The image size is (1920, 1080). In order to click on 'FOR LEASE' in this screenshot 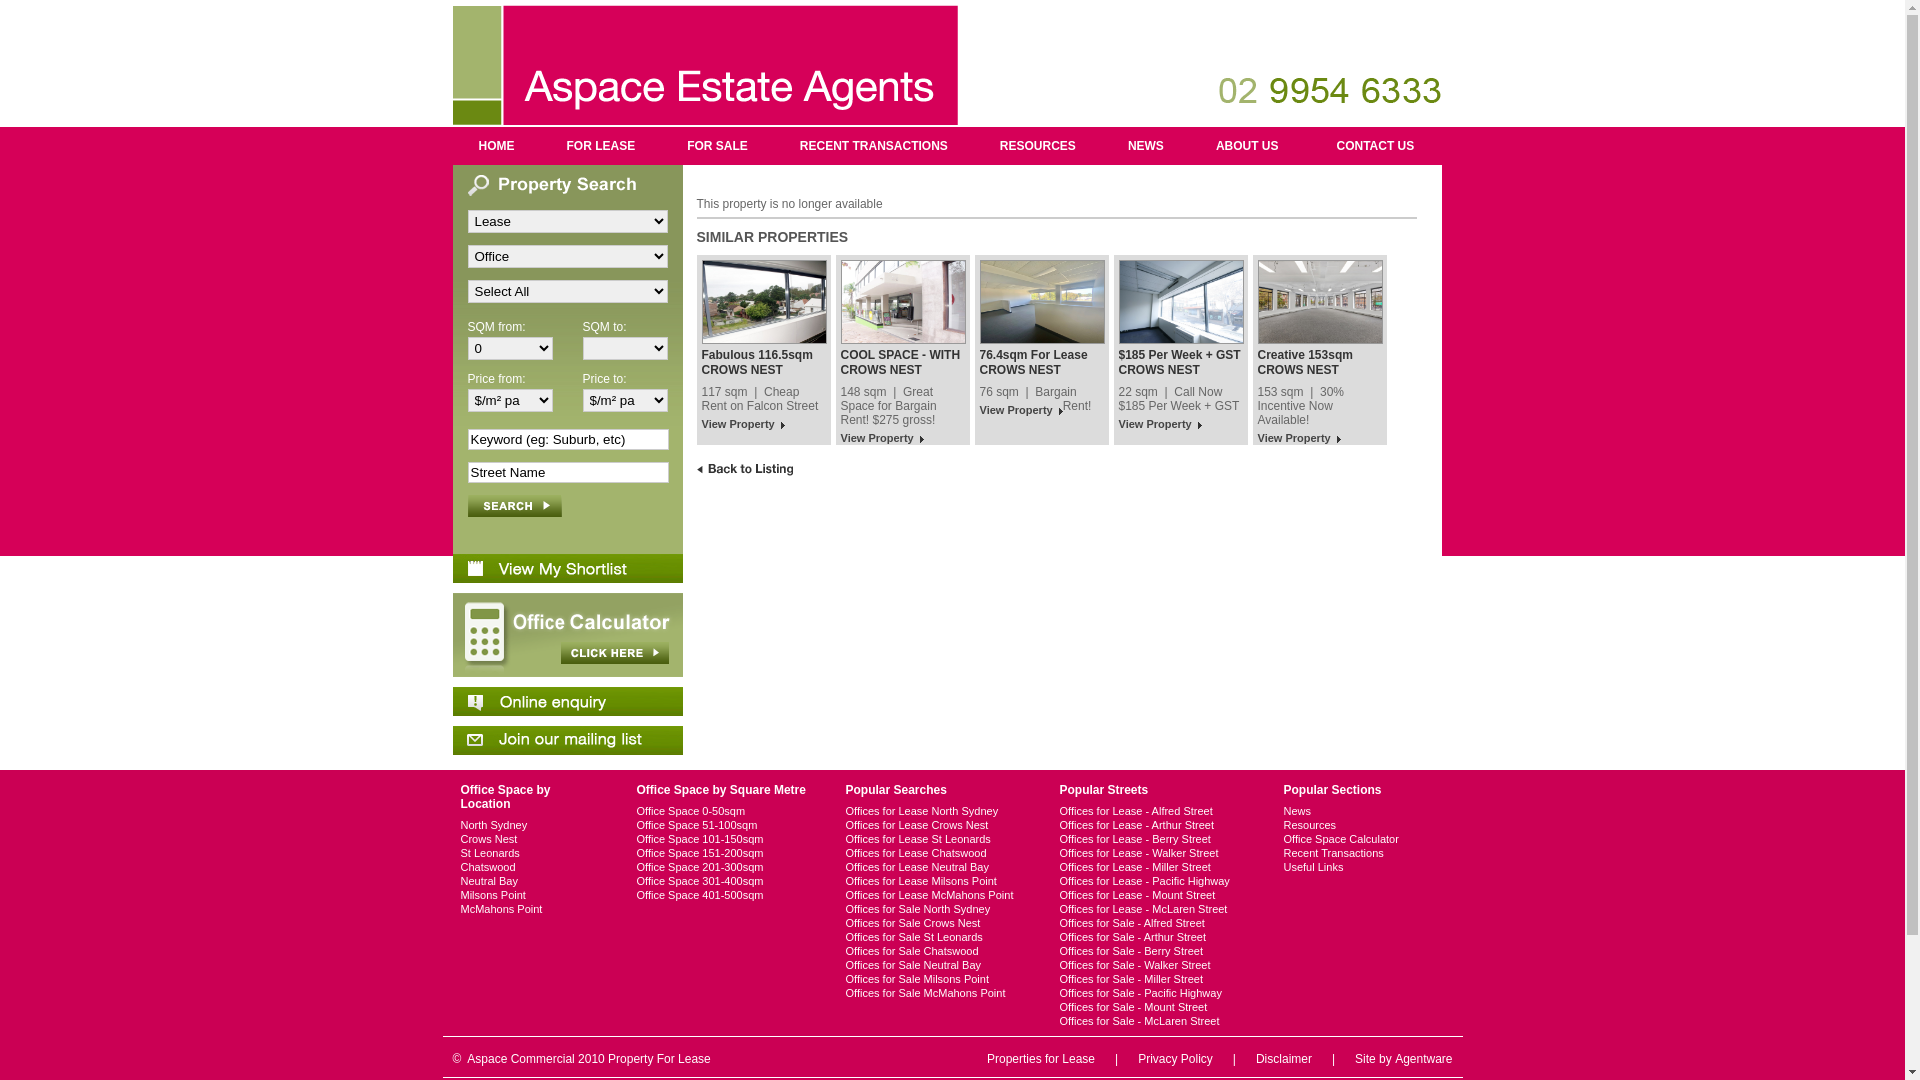, I will do `click(599, 145)`.